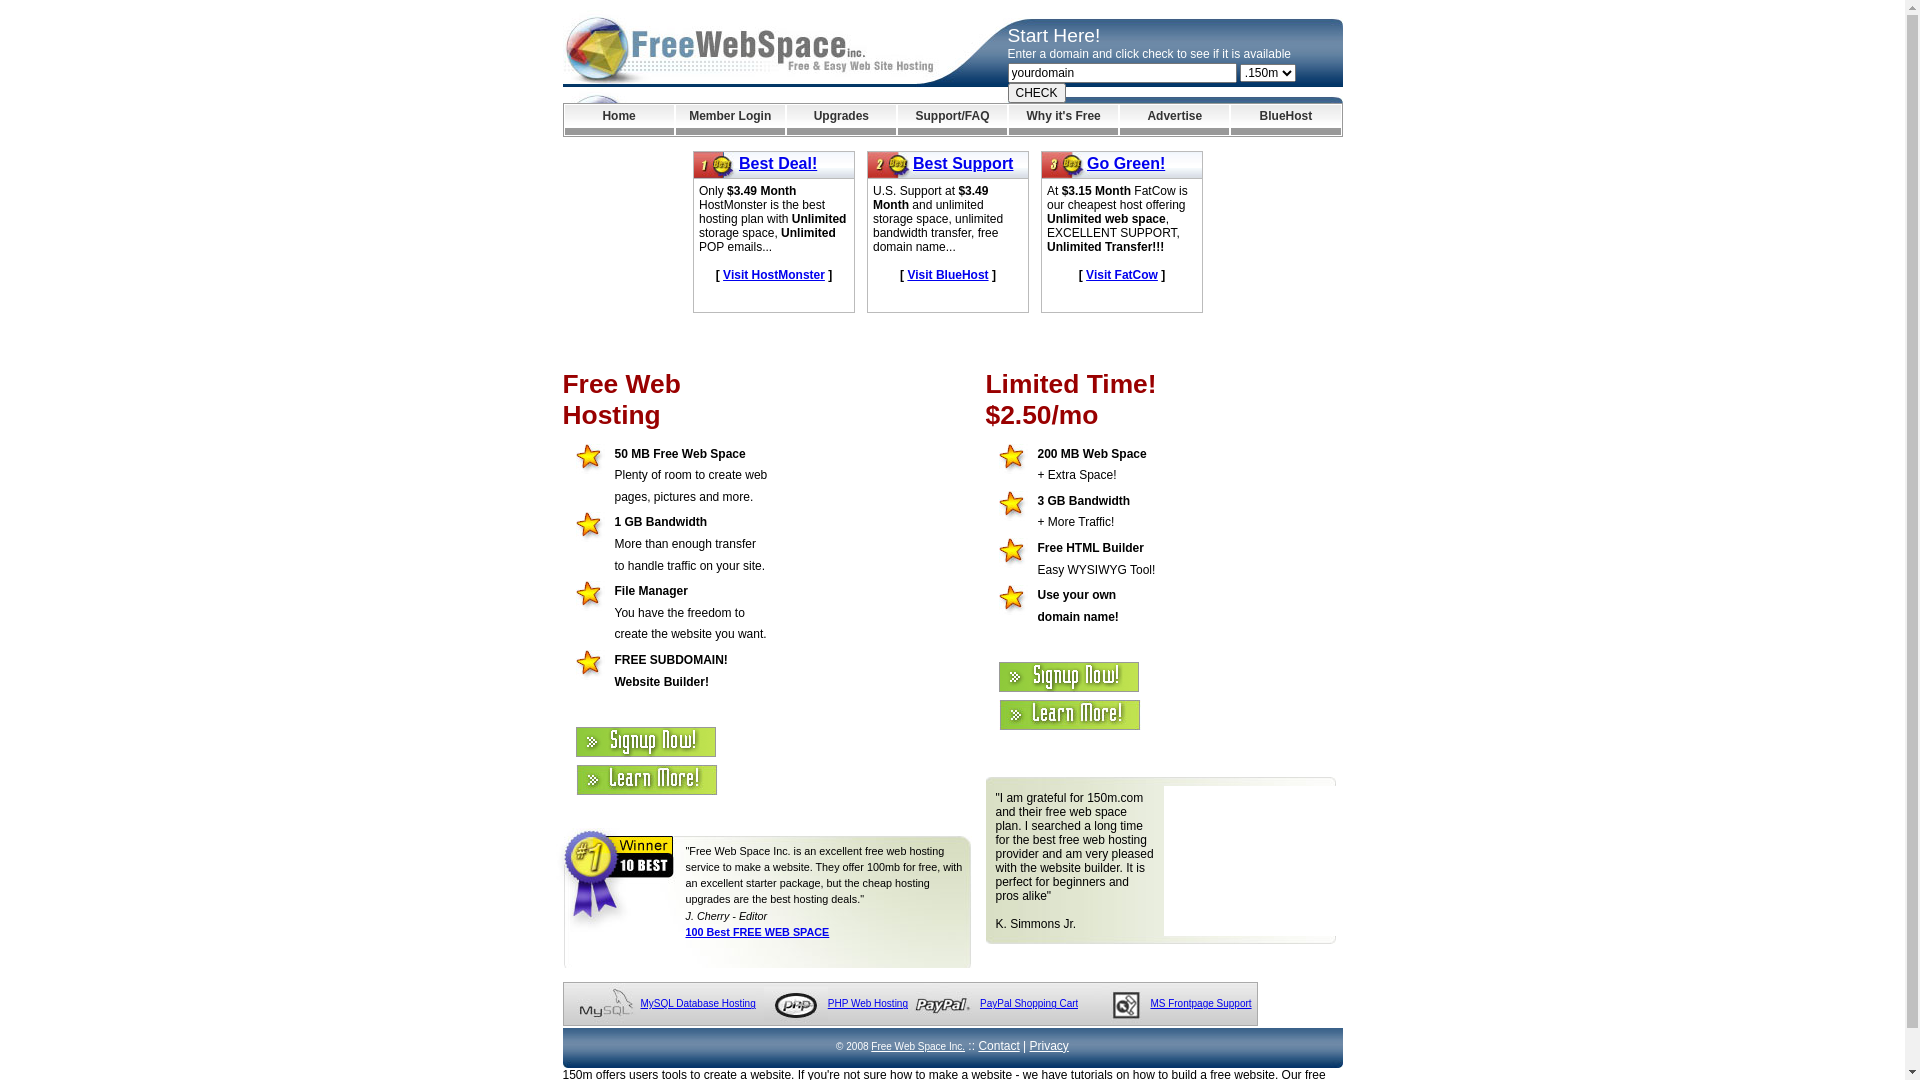 This screenshot has width=1920, height=1080. What do you see at coordinates (786, 119) in the screenshot?
I see `'Upgrades'` at bounding box center [786, 119].